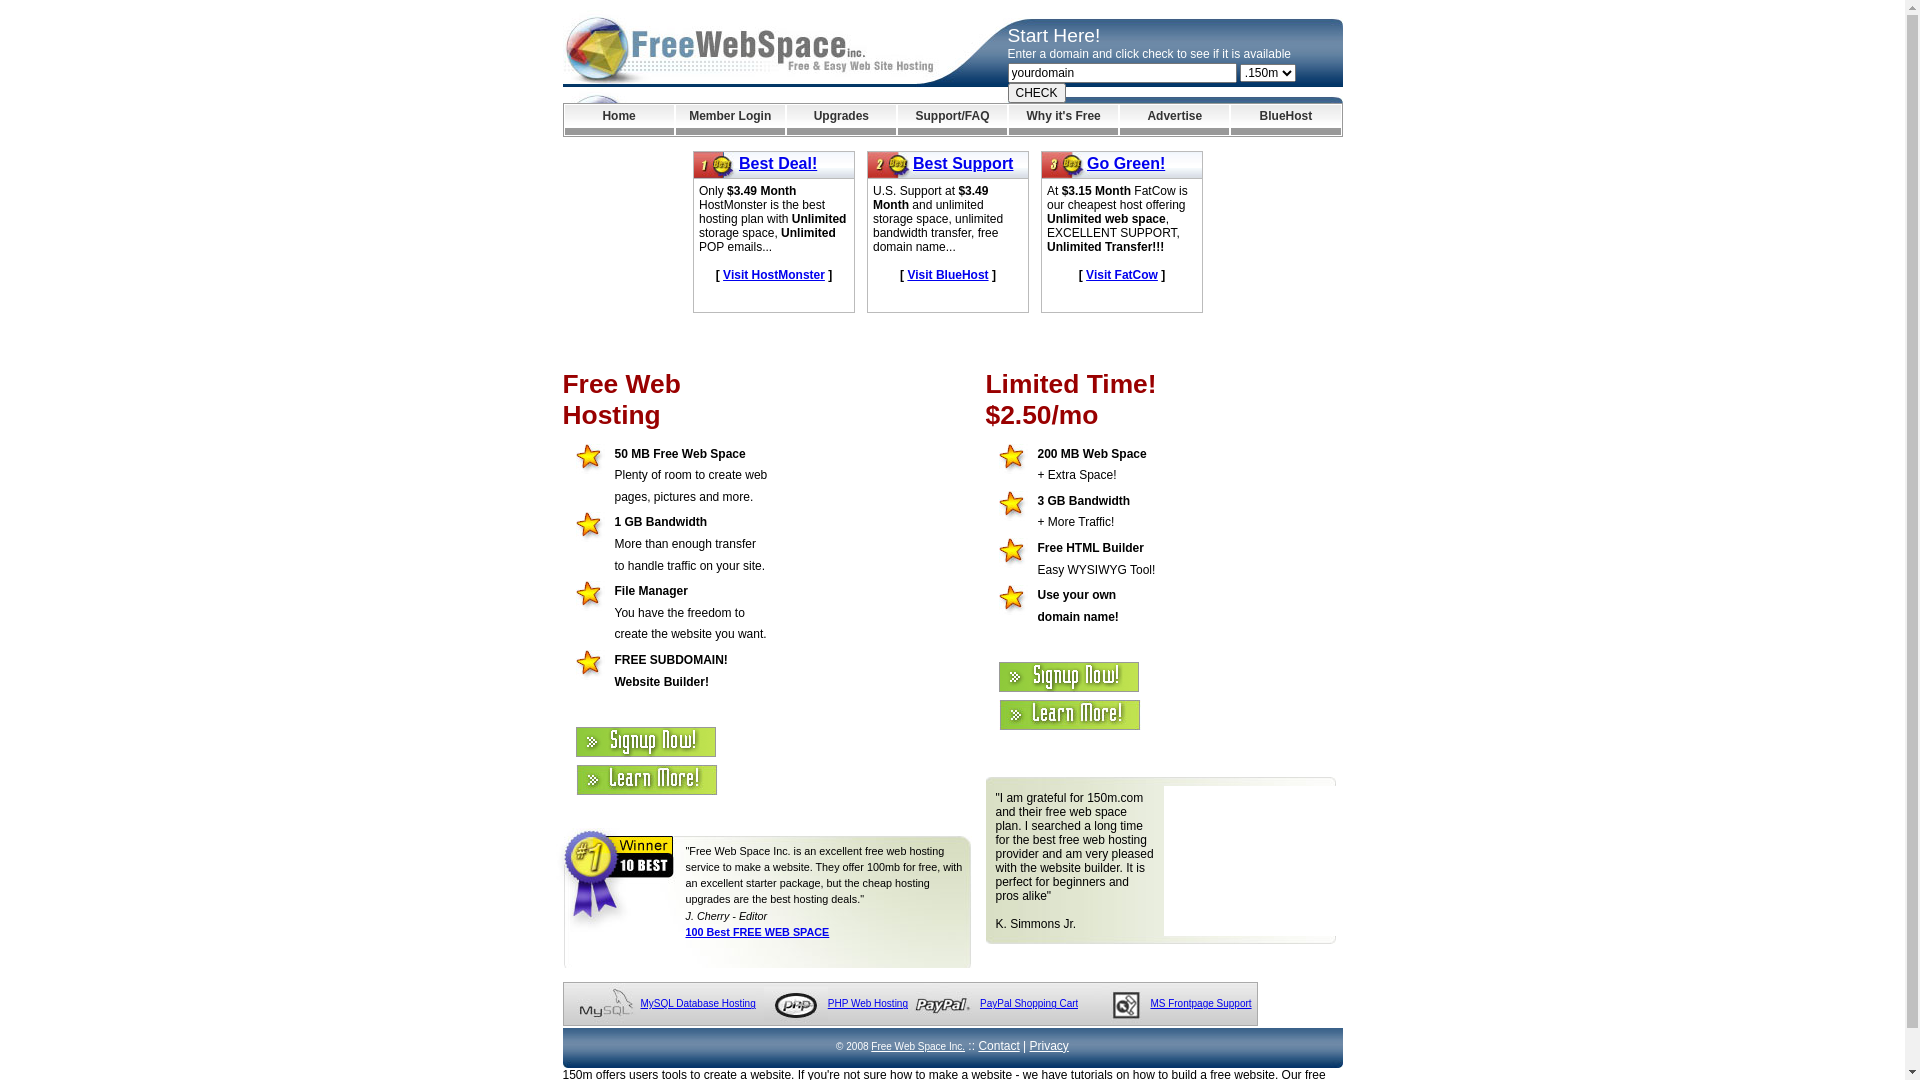 This screenshot has width=1920, height=1080. What do you see at coordinates (786, 119) in the screenshot?
I see `'Upgrades'` at bounding box center [786, 119].